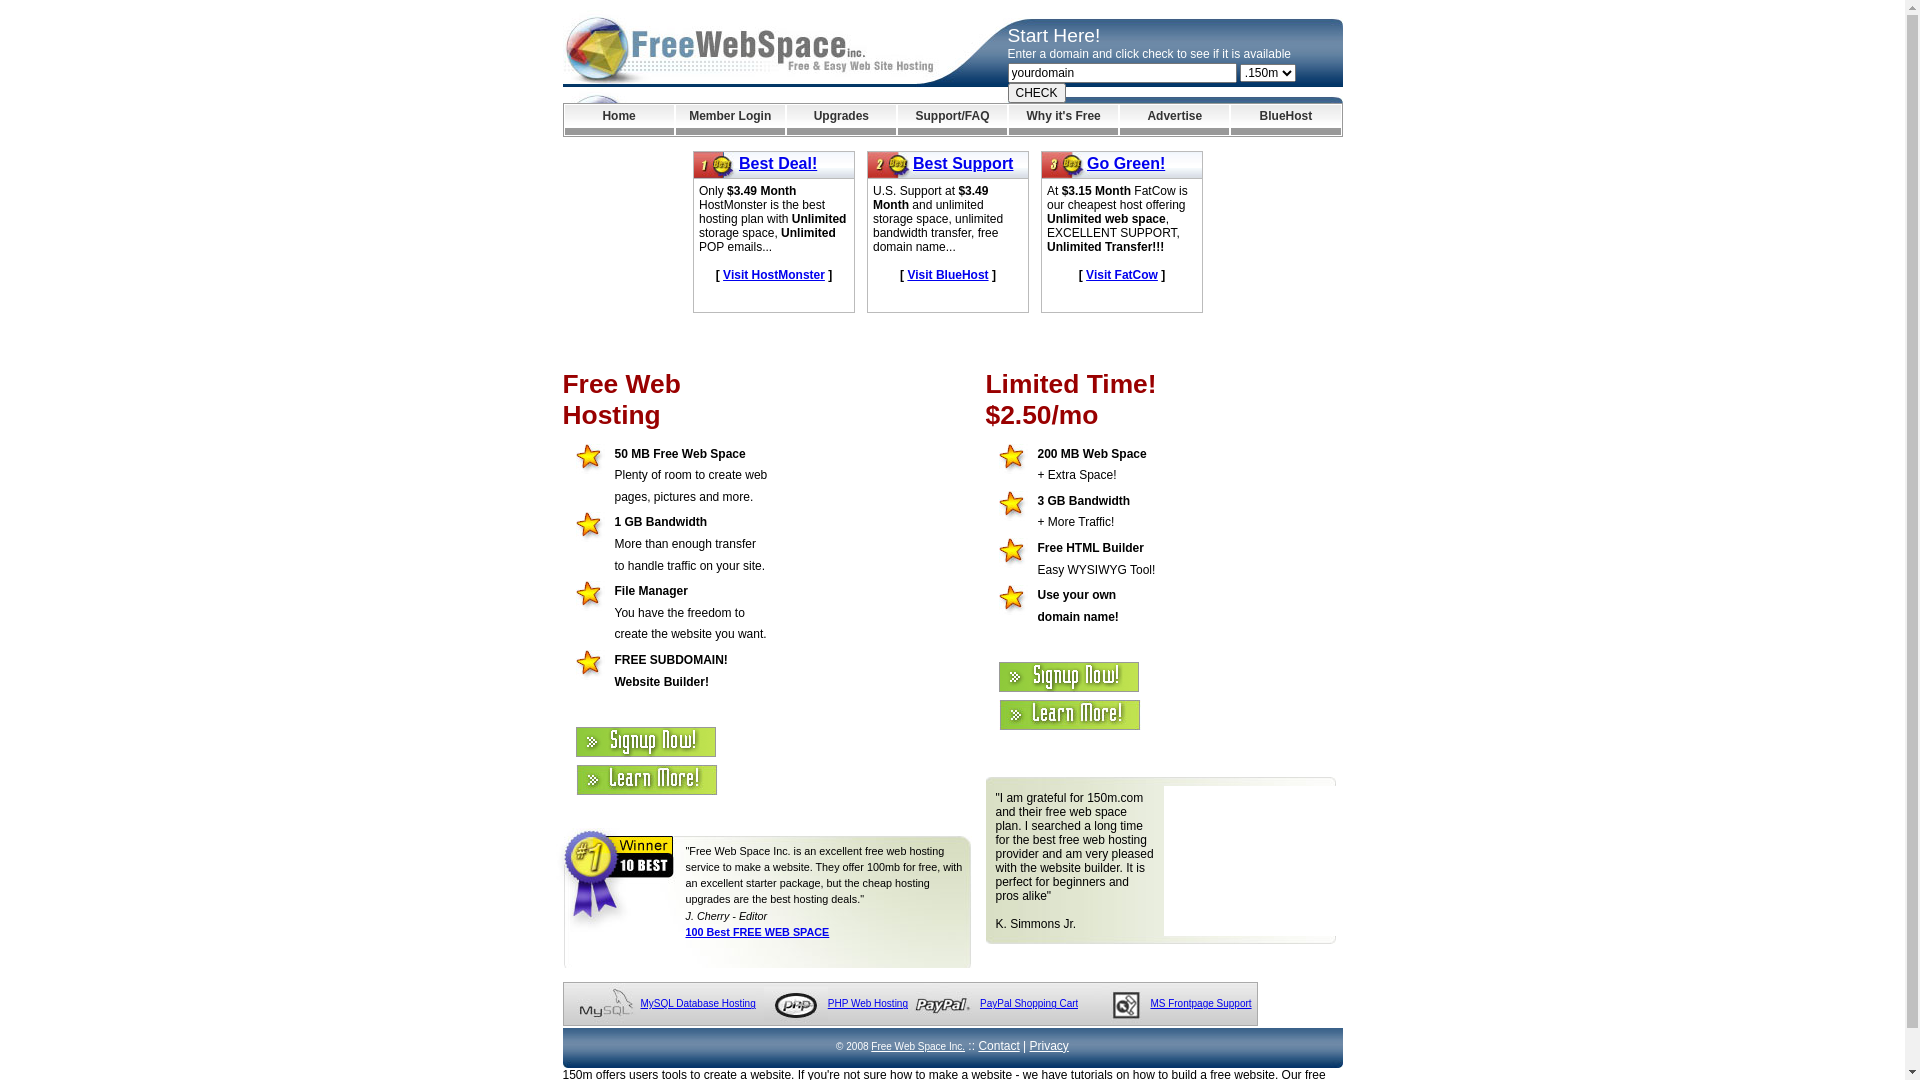 This screenshot has width=1920, height=1080. What do you see at coordinates (786, 119) in the screenshot?
I see `'Upgrades'` at bounding box center [786, 119].